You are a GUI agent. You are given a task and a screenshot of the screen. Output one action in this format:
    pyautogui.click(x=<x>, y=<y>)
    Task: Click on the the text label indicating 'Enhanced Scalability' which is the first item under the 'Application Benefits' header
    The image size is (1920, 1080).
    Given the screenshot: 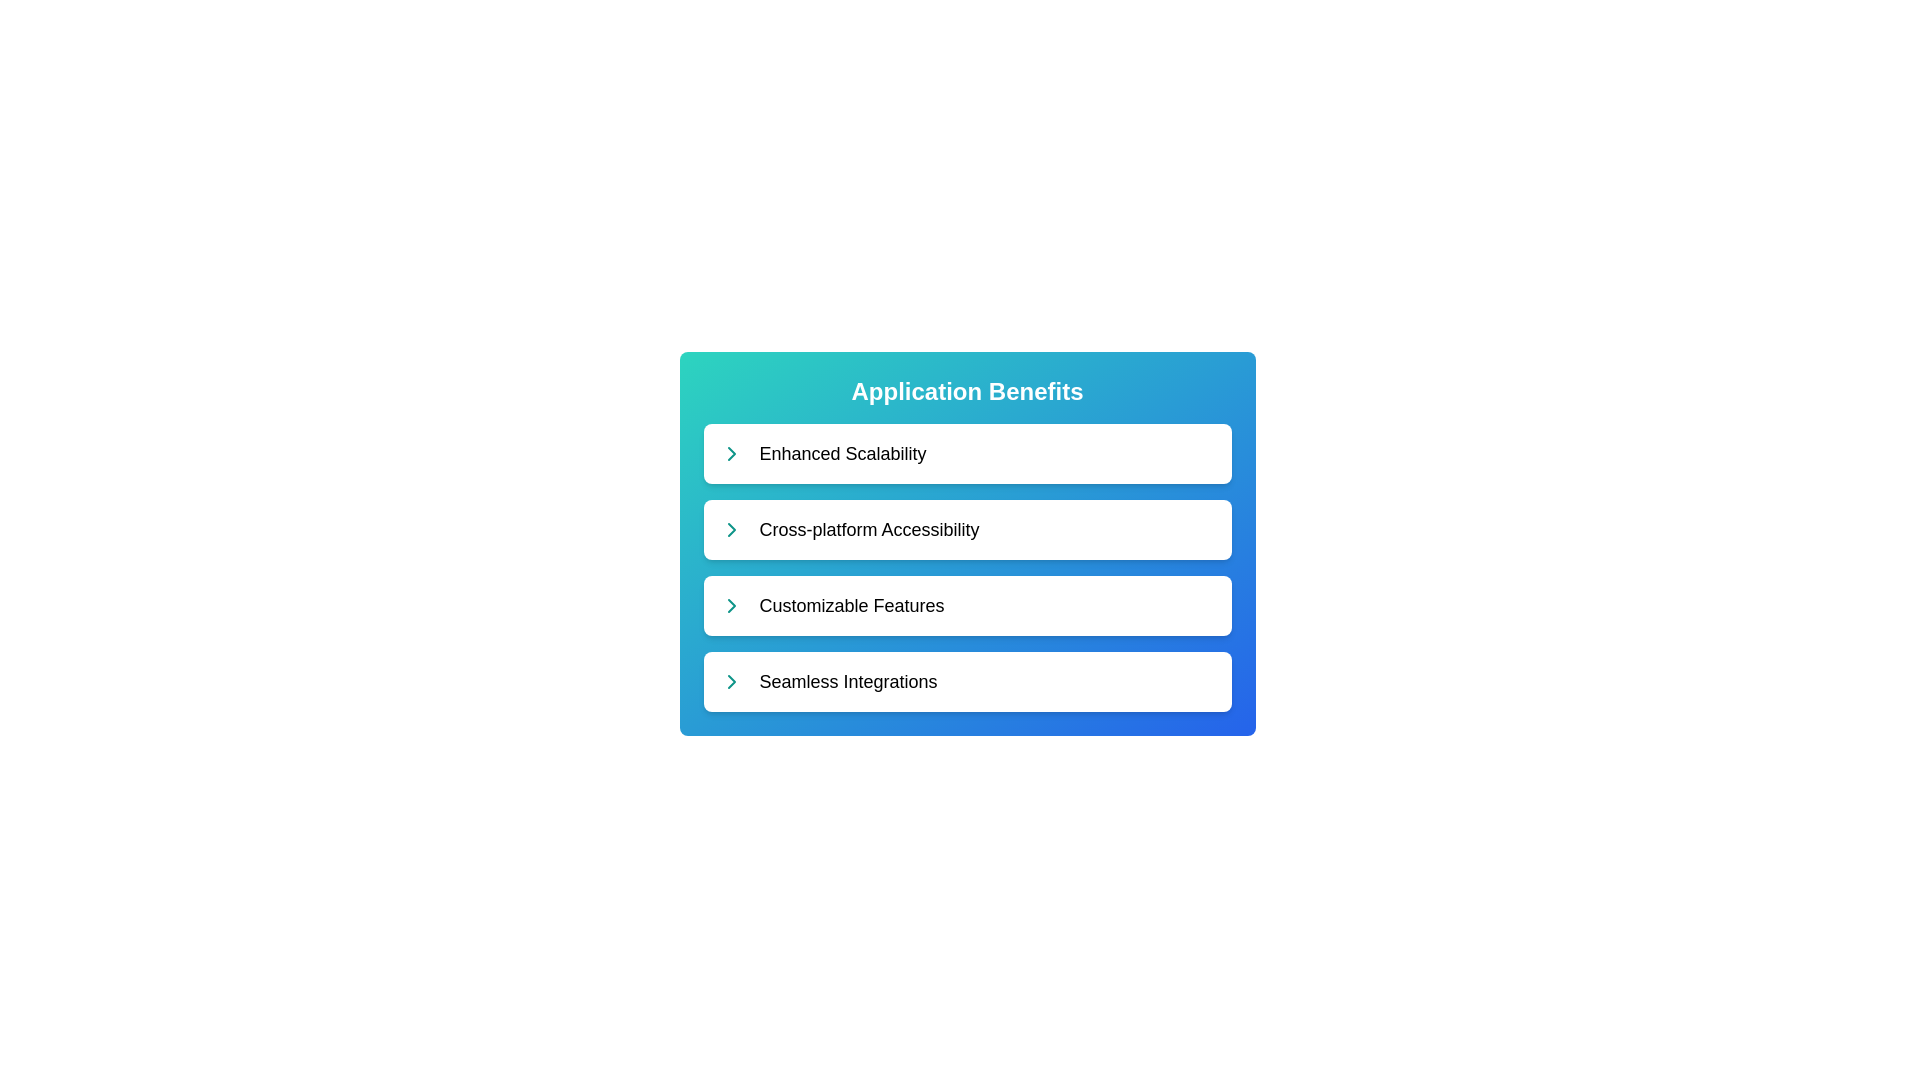 What is the action you would take?
    pyautogui.click(x=843, y=454)
    